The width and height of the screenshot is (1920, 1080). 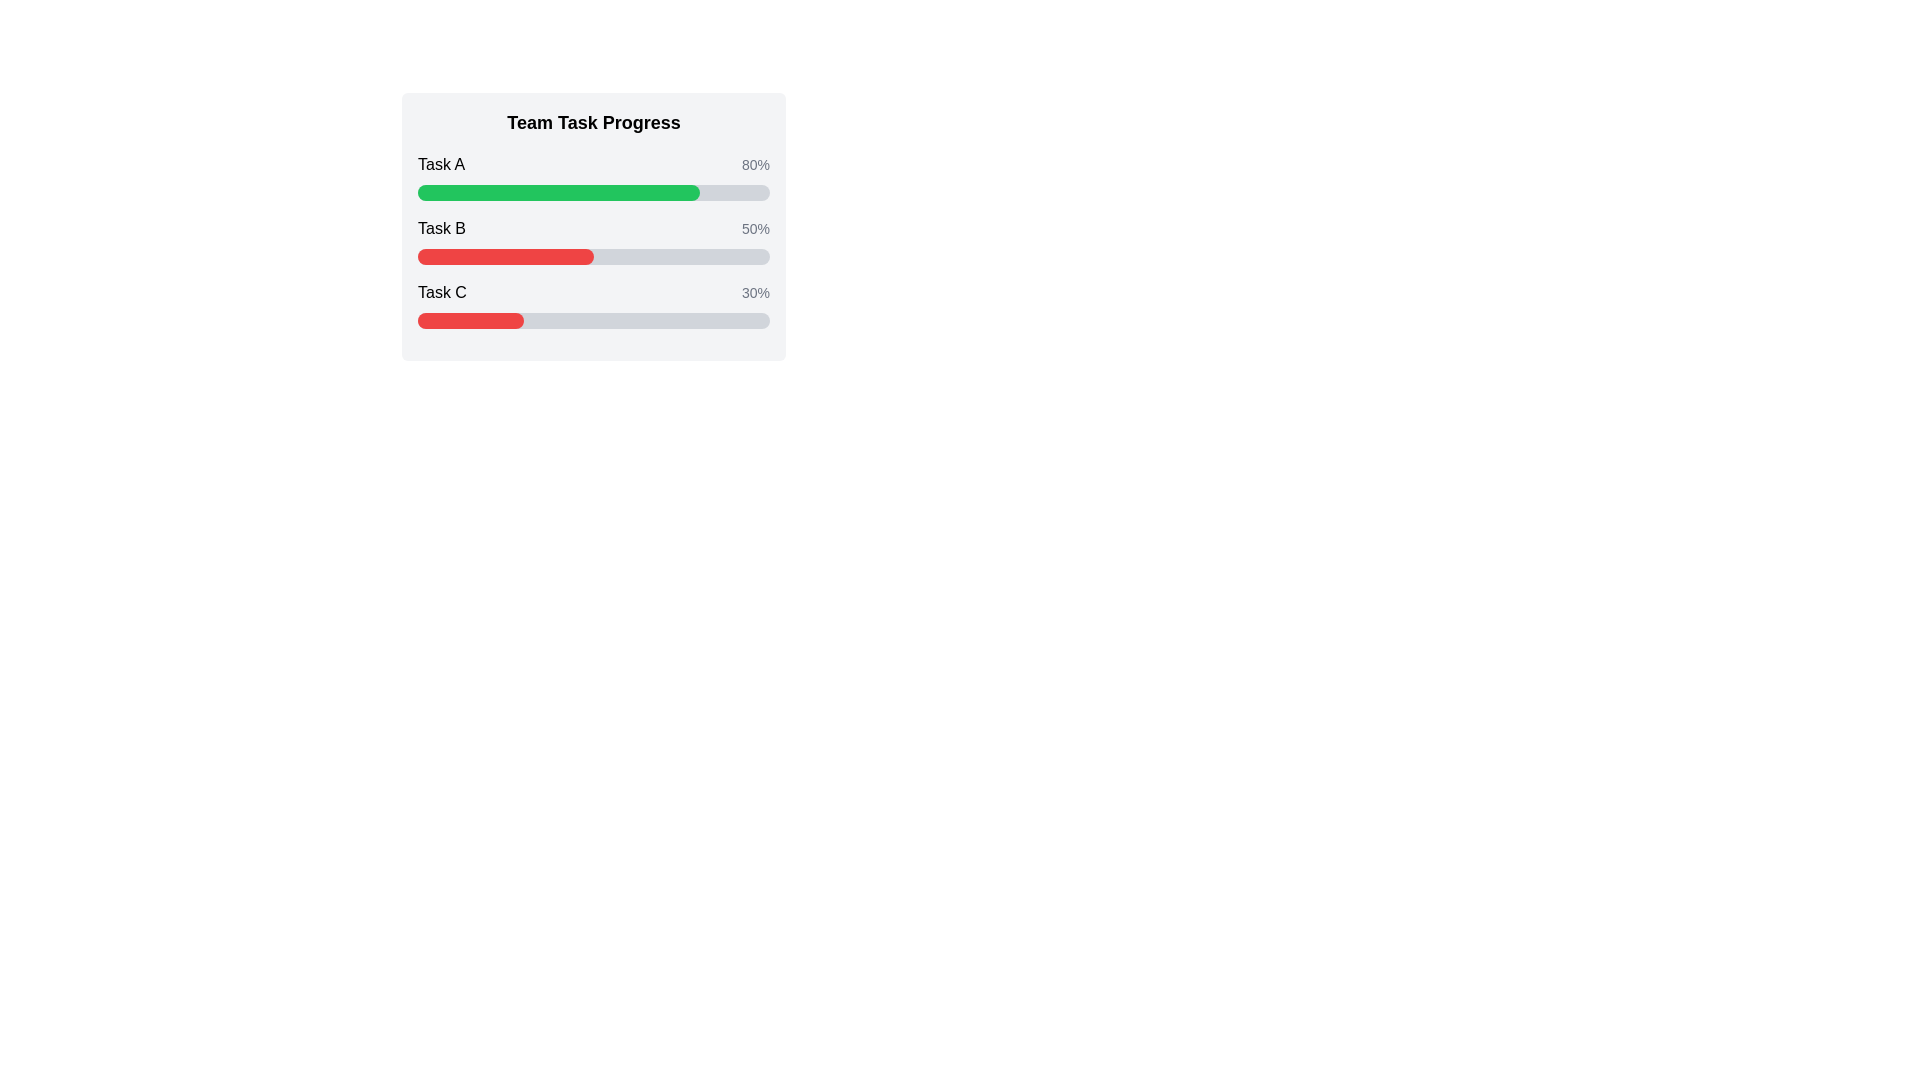 I want to click on the progress bar labeled 'Task B' which shows 50% completion to potentially edit the task, so click(x=593, y=239).